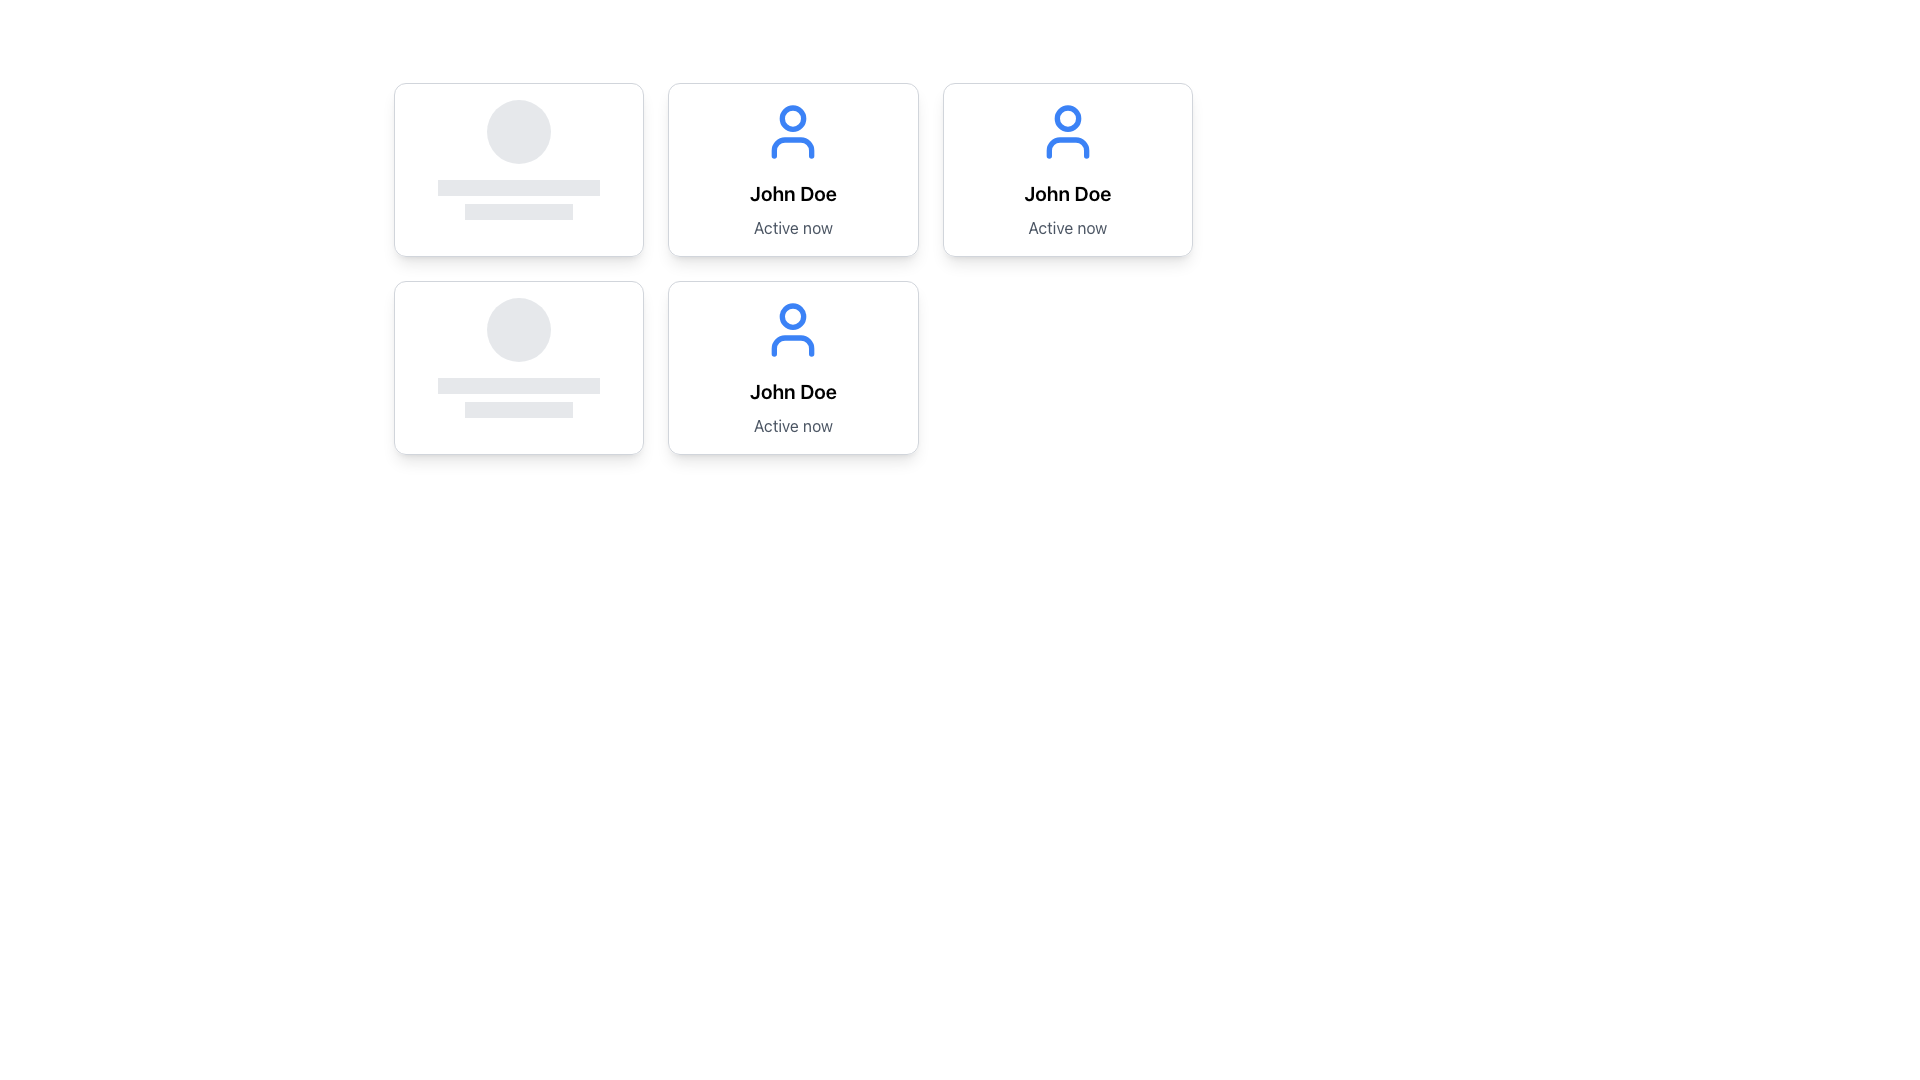 This screenshot has width=1920, height=1080. Describe the element at coordinates (519, 158) in the screenshot. I see `the animated pulsing placeholder located in the upper-left card of the grid, which indicates a loading state` at that location.